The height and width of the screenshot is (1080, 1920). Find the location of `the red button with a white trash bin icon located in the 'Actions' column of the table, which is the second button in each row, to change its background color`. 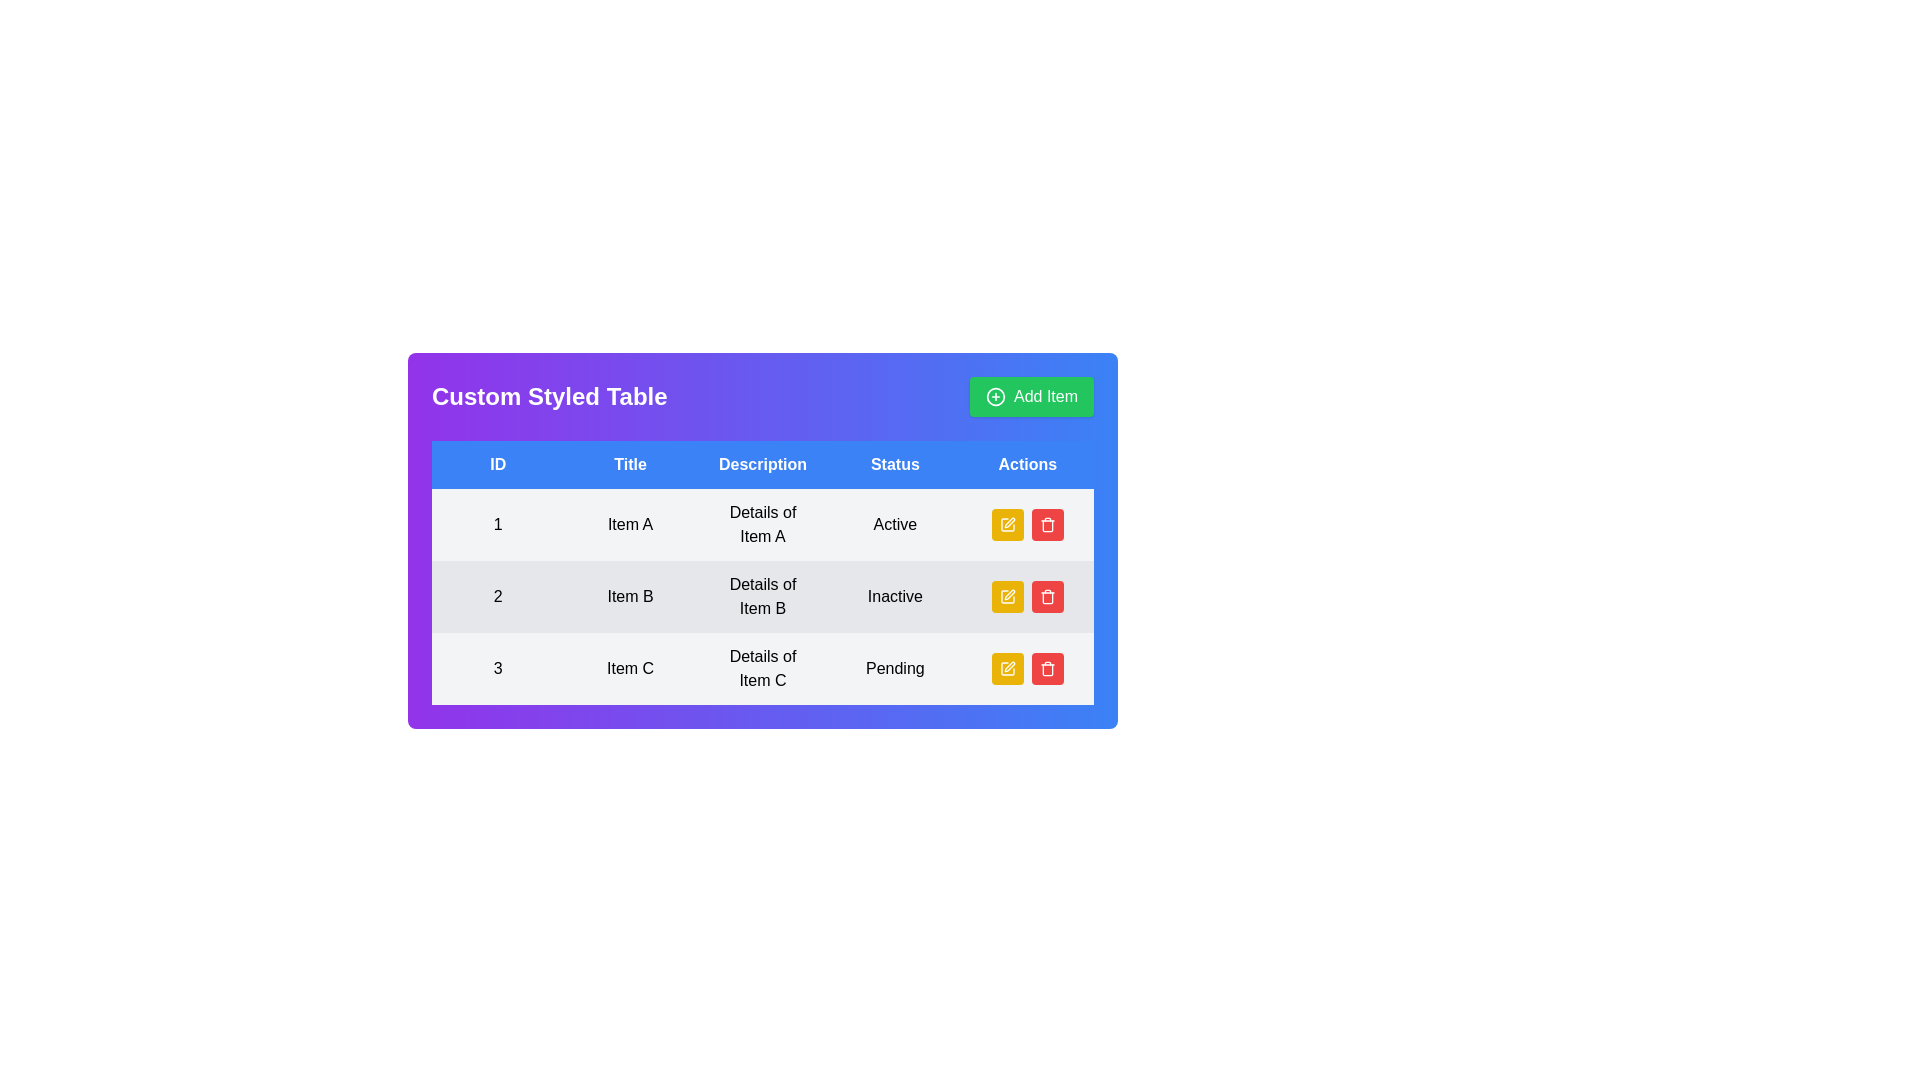

the red button with a white trash bin icon located in the 'Actions' column of the table, which is the second button in each row, to change its background color is located at coordinates (1046, 523).